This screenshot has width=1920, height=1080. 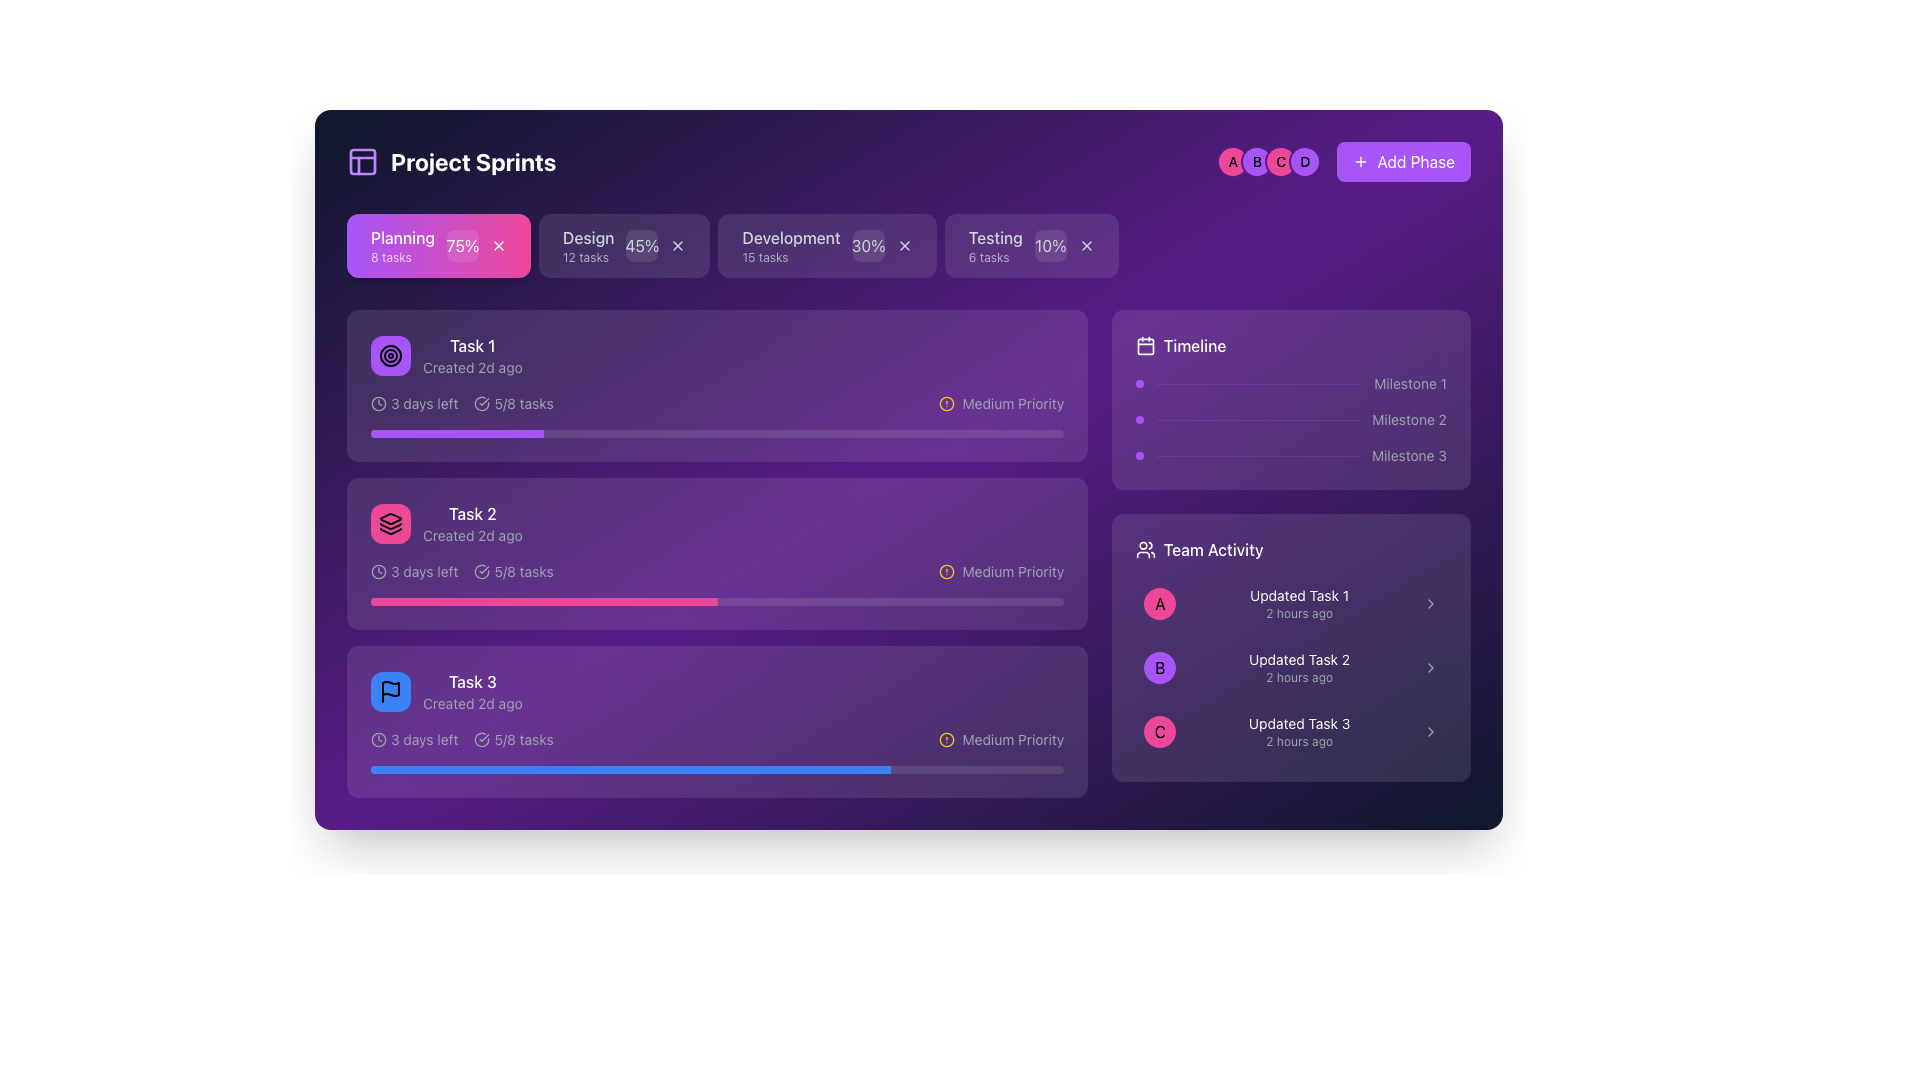 What do you see at coordinates (1299, 659) in the screenshot?
I see `the task update label in the 'Team Activity' section, which is the second item among three, aligned with the '2 hours ago' label and paired with a 'B' circular icon` at bounding box center [1299, 659].